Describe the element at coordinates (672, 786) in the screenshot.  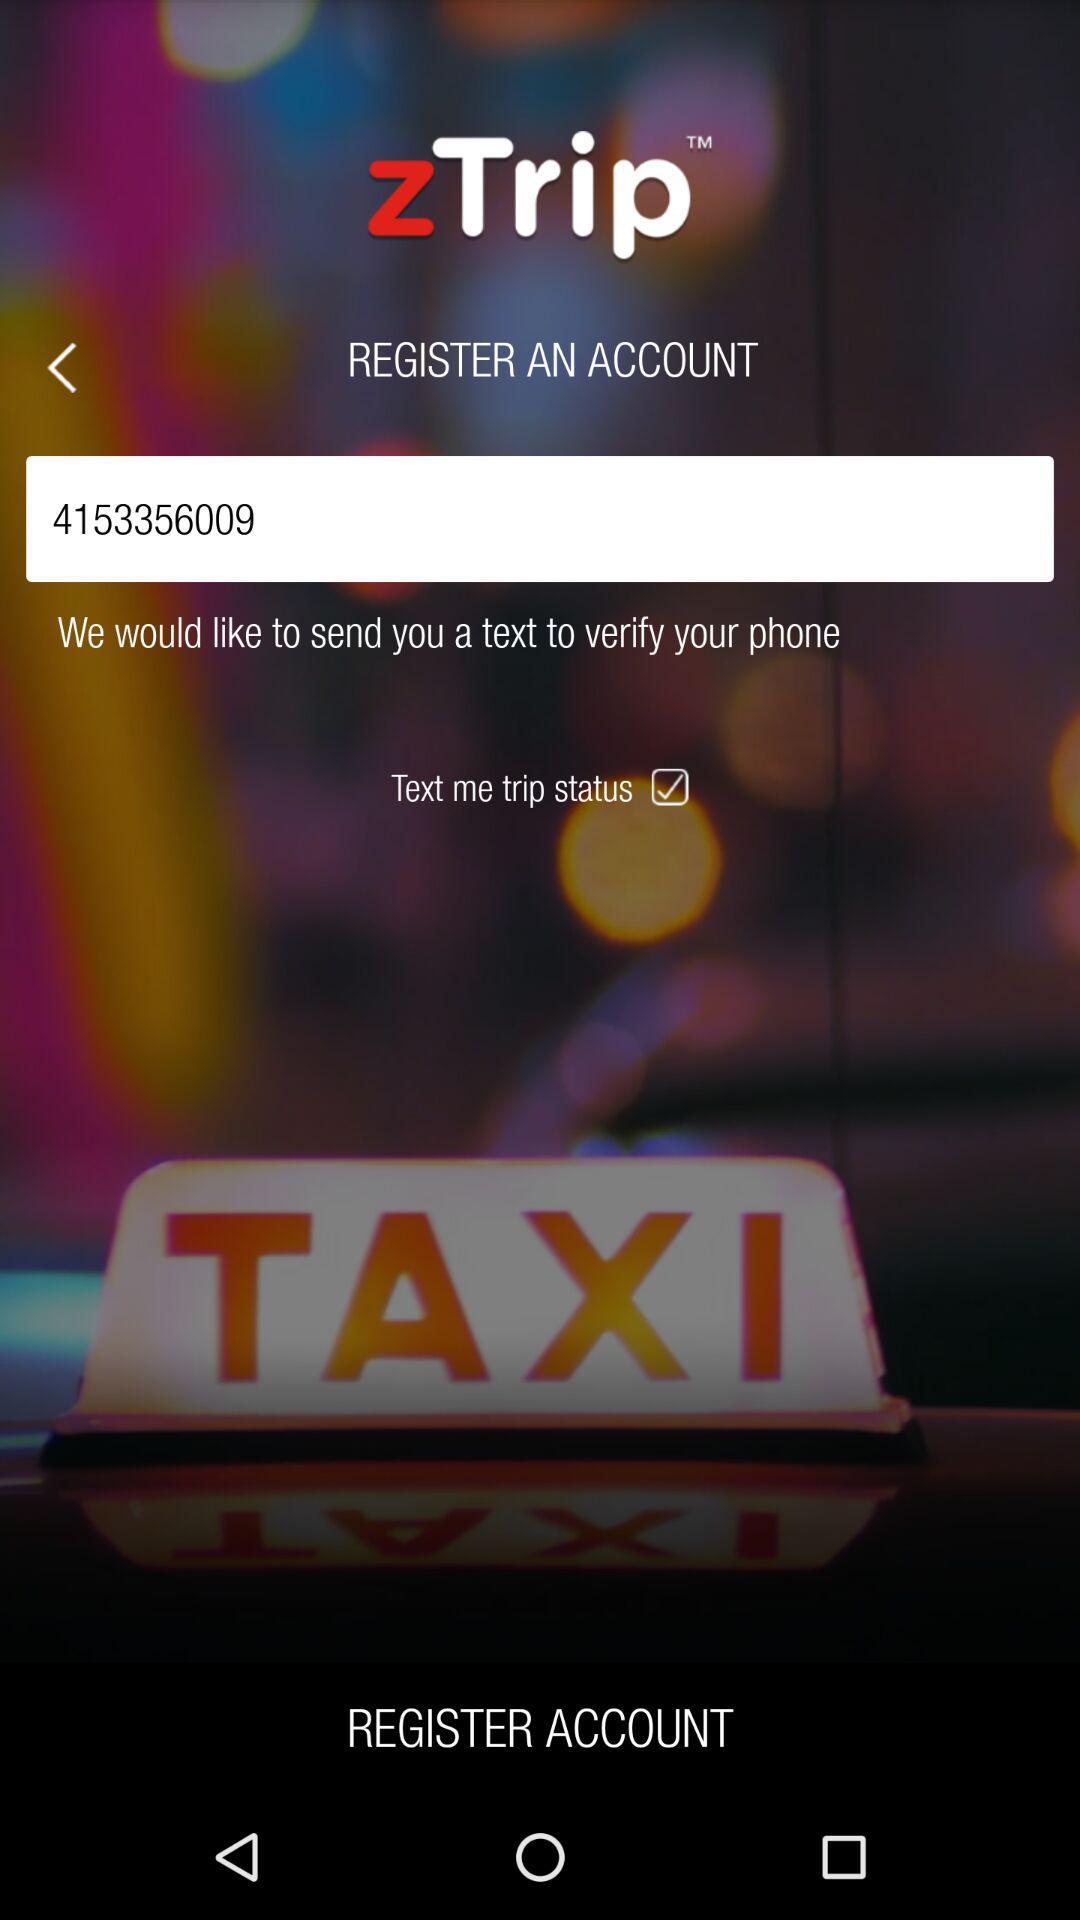
I see `icon below we would like item` at that location.